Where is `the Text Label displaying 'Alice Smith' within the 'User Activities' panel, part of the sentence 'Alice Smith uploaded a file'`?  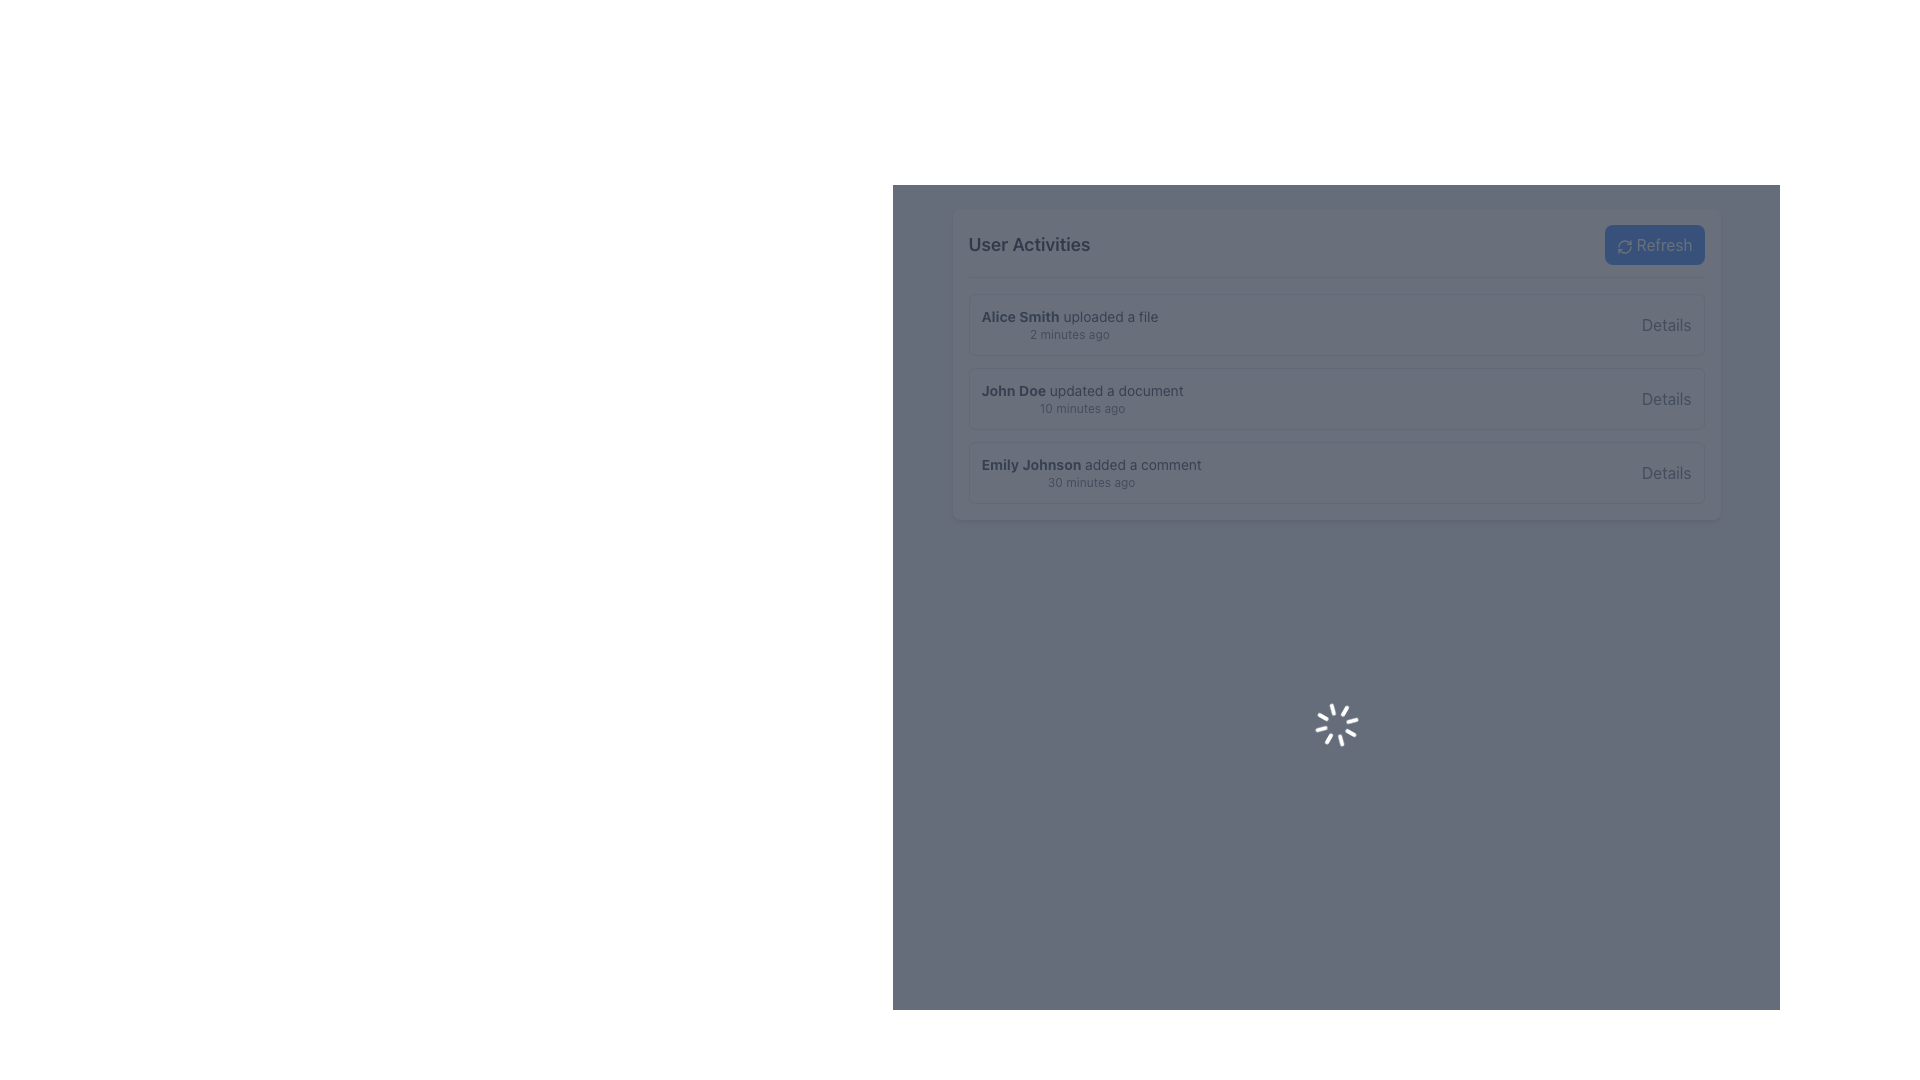
the Text Label displaying 'Alice Smith' within the 'User Activities' panel, part of the sentence 'Alice Smith uploaded a file' is located at coordinates (1020, 315).